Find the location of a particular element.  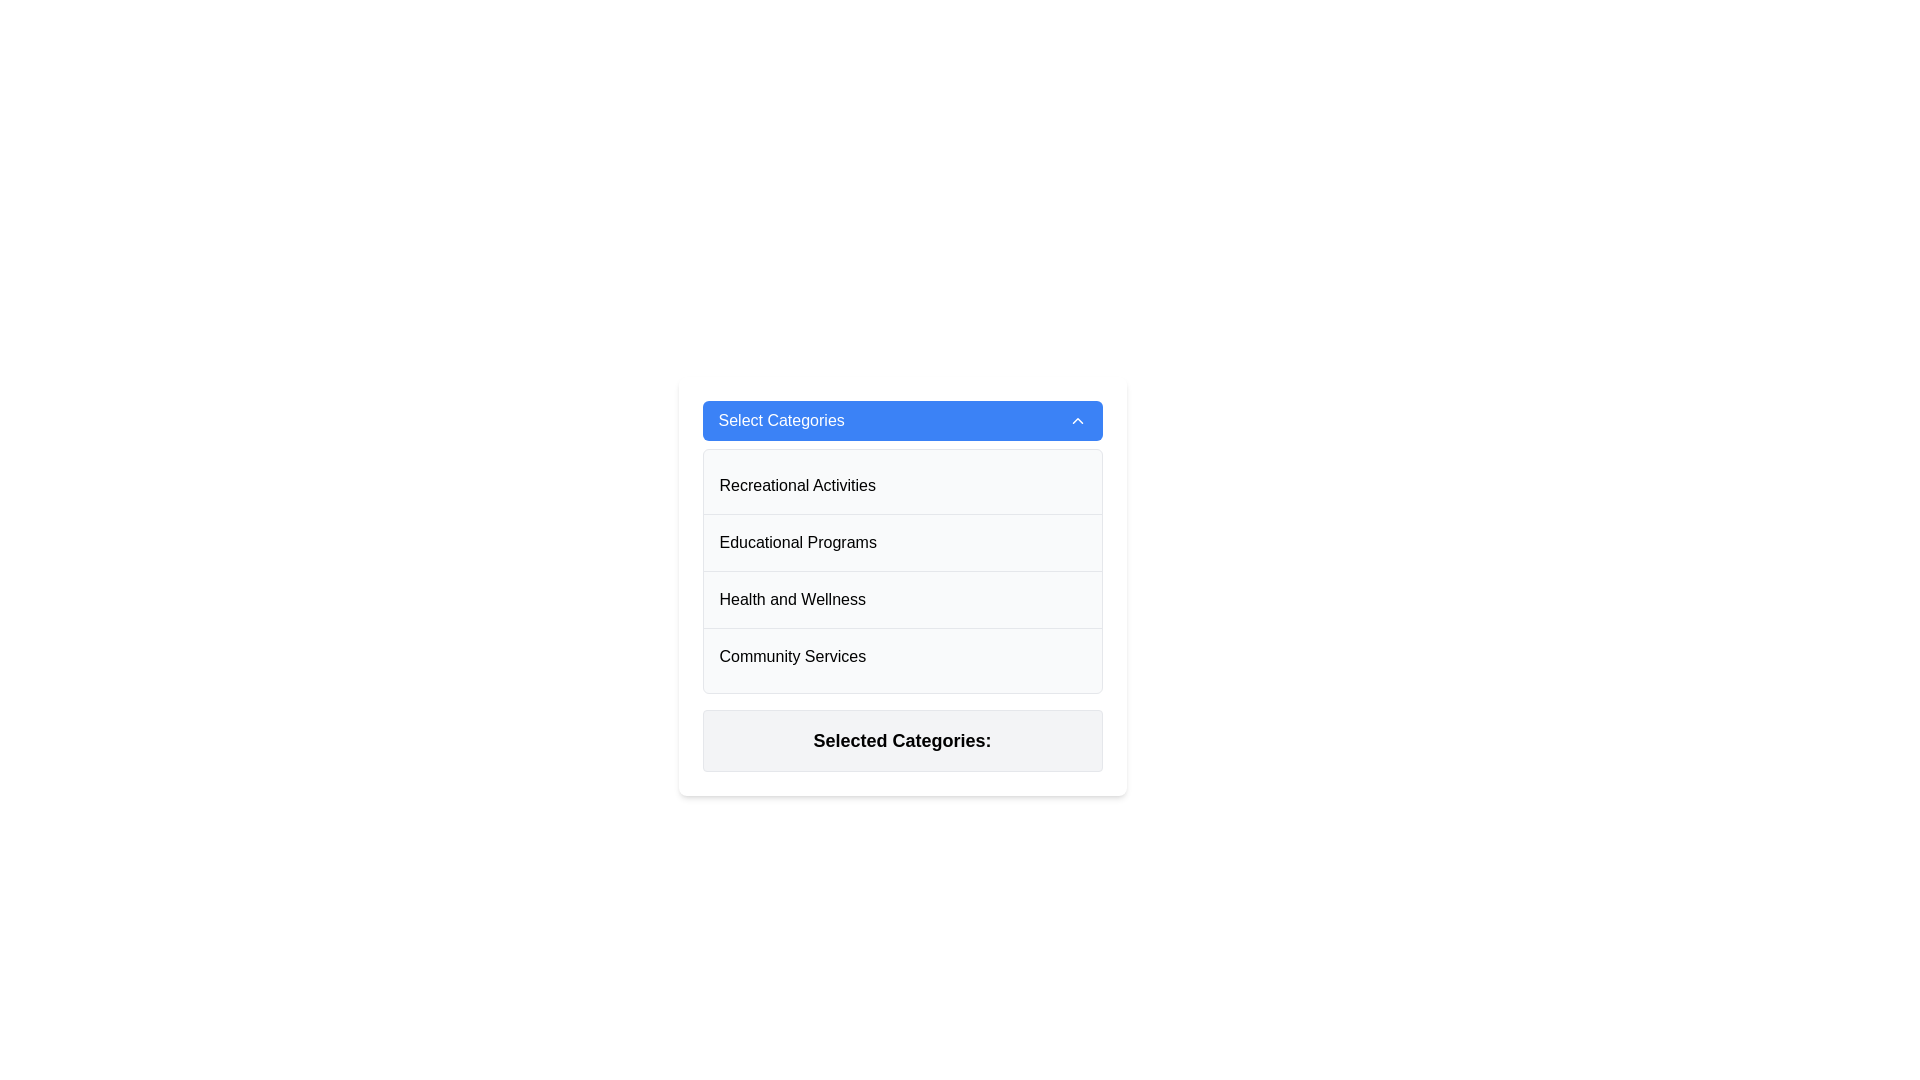

the fourth item in the vertically-stacked list of options is located at coordinates (901, 656).